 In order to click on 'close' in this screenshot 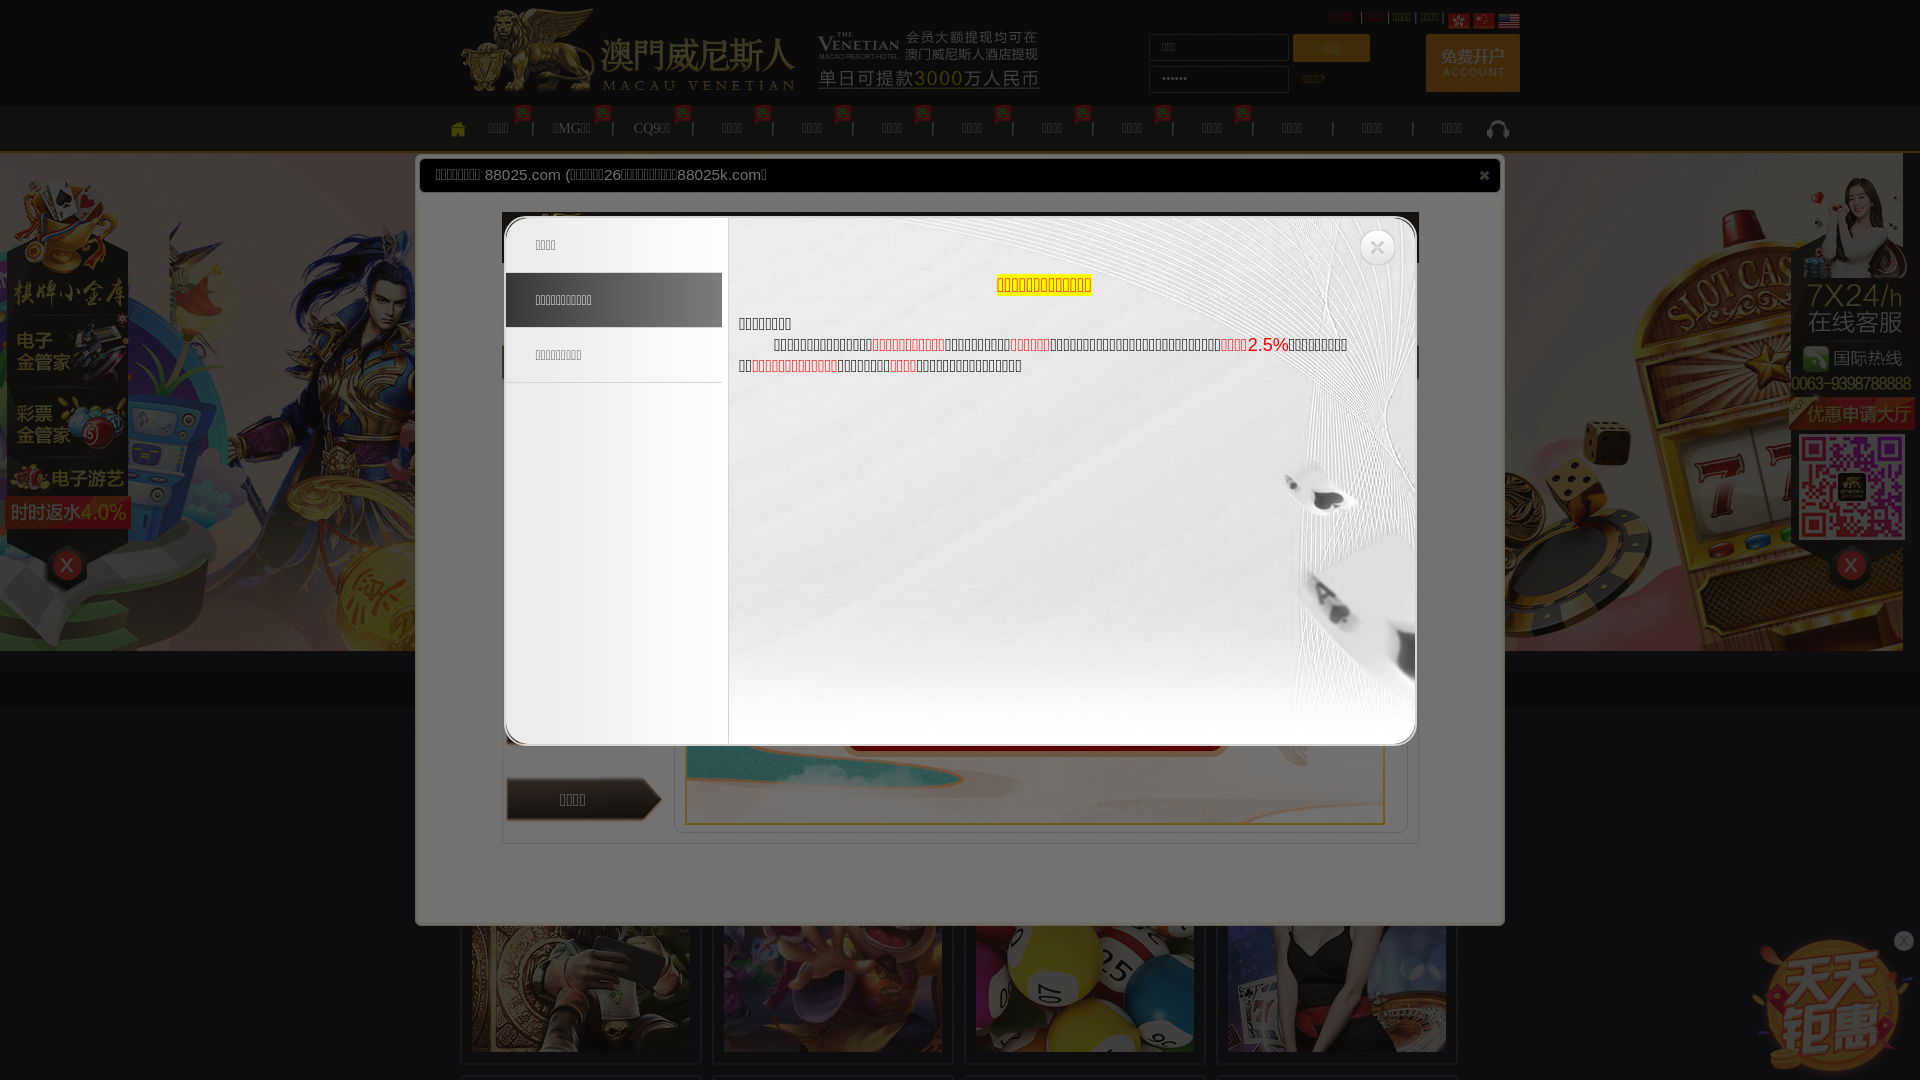, I will do `click(1473, 173)`.